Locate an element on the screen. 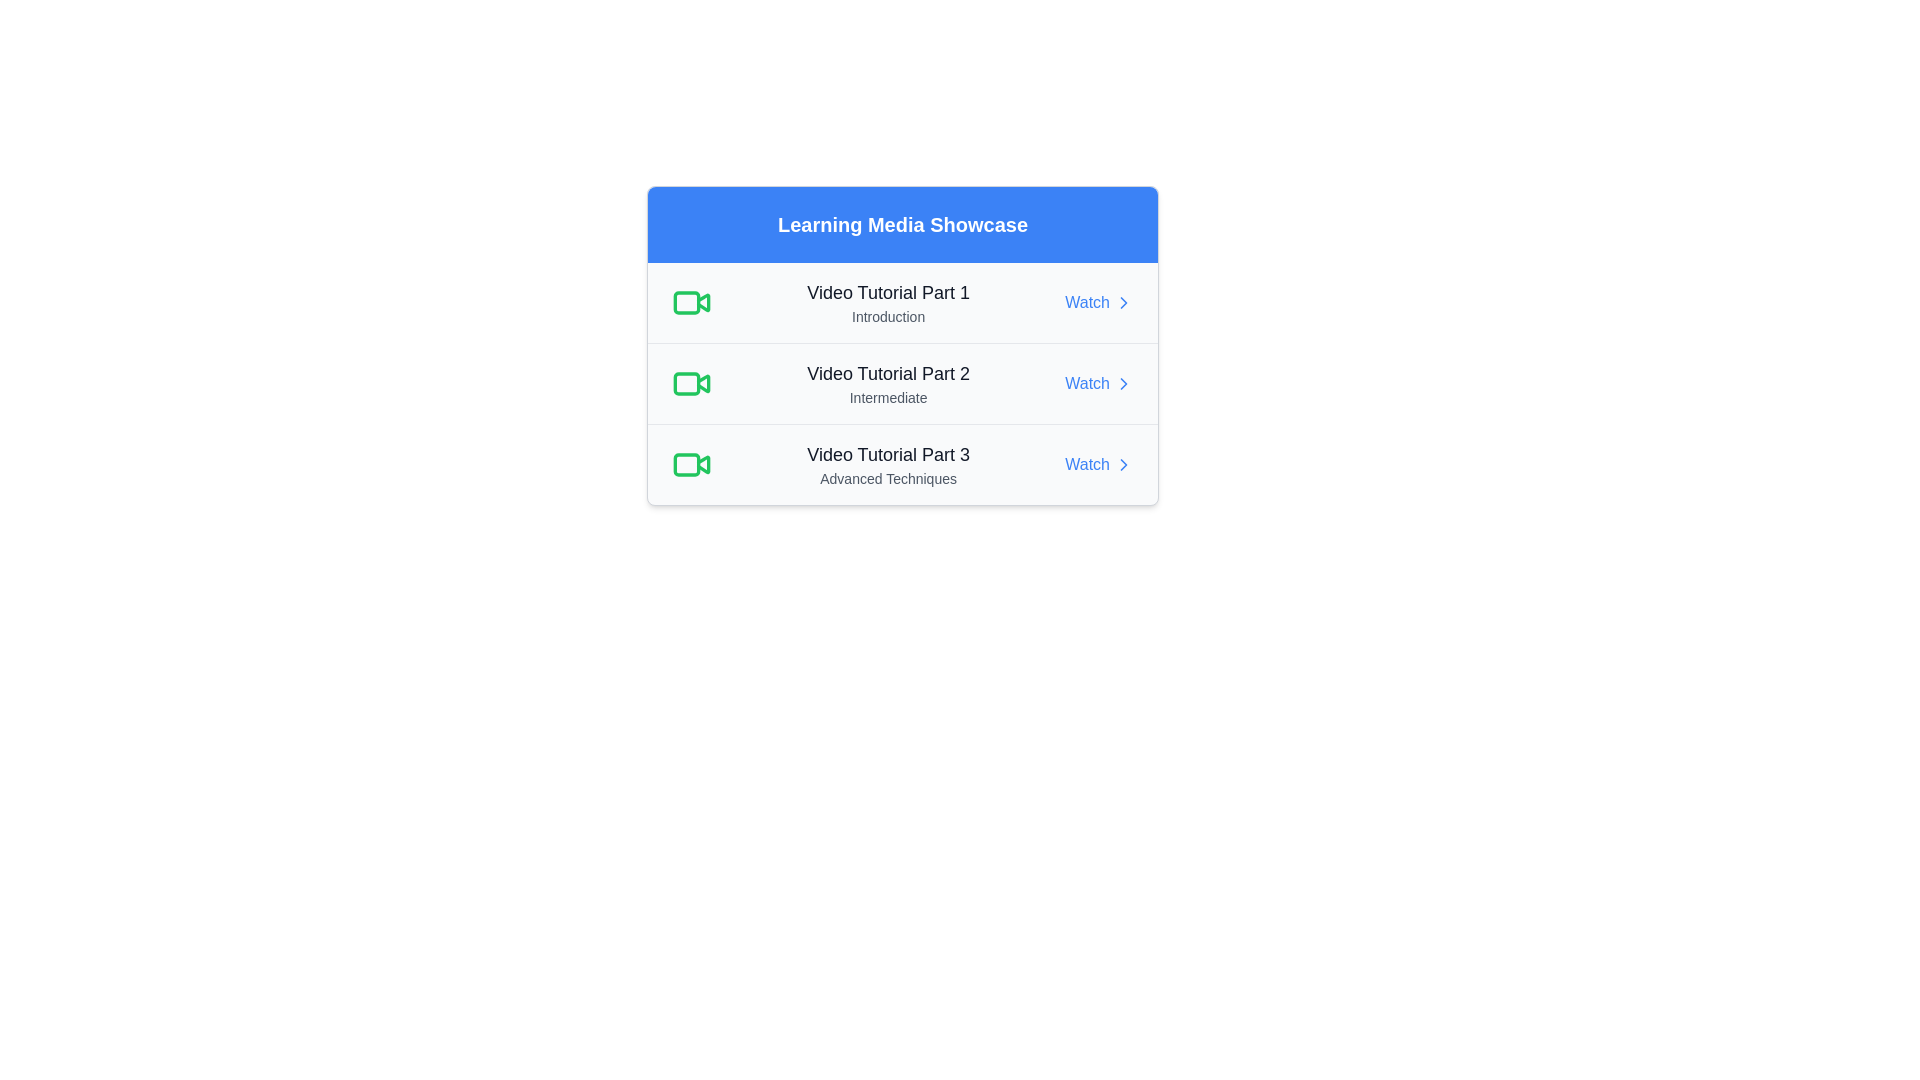 This screenshot has width=1920, height=1080. the 'Watch' hyperlink button with a right-pointing chevron icon located to the right of the third item in the list titled 'Video Tutorial Part 3' is located at coordinates (1098, 465).